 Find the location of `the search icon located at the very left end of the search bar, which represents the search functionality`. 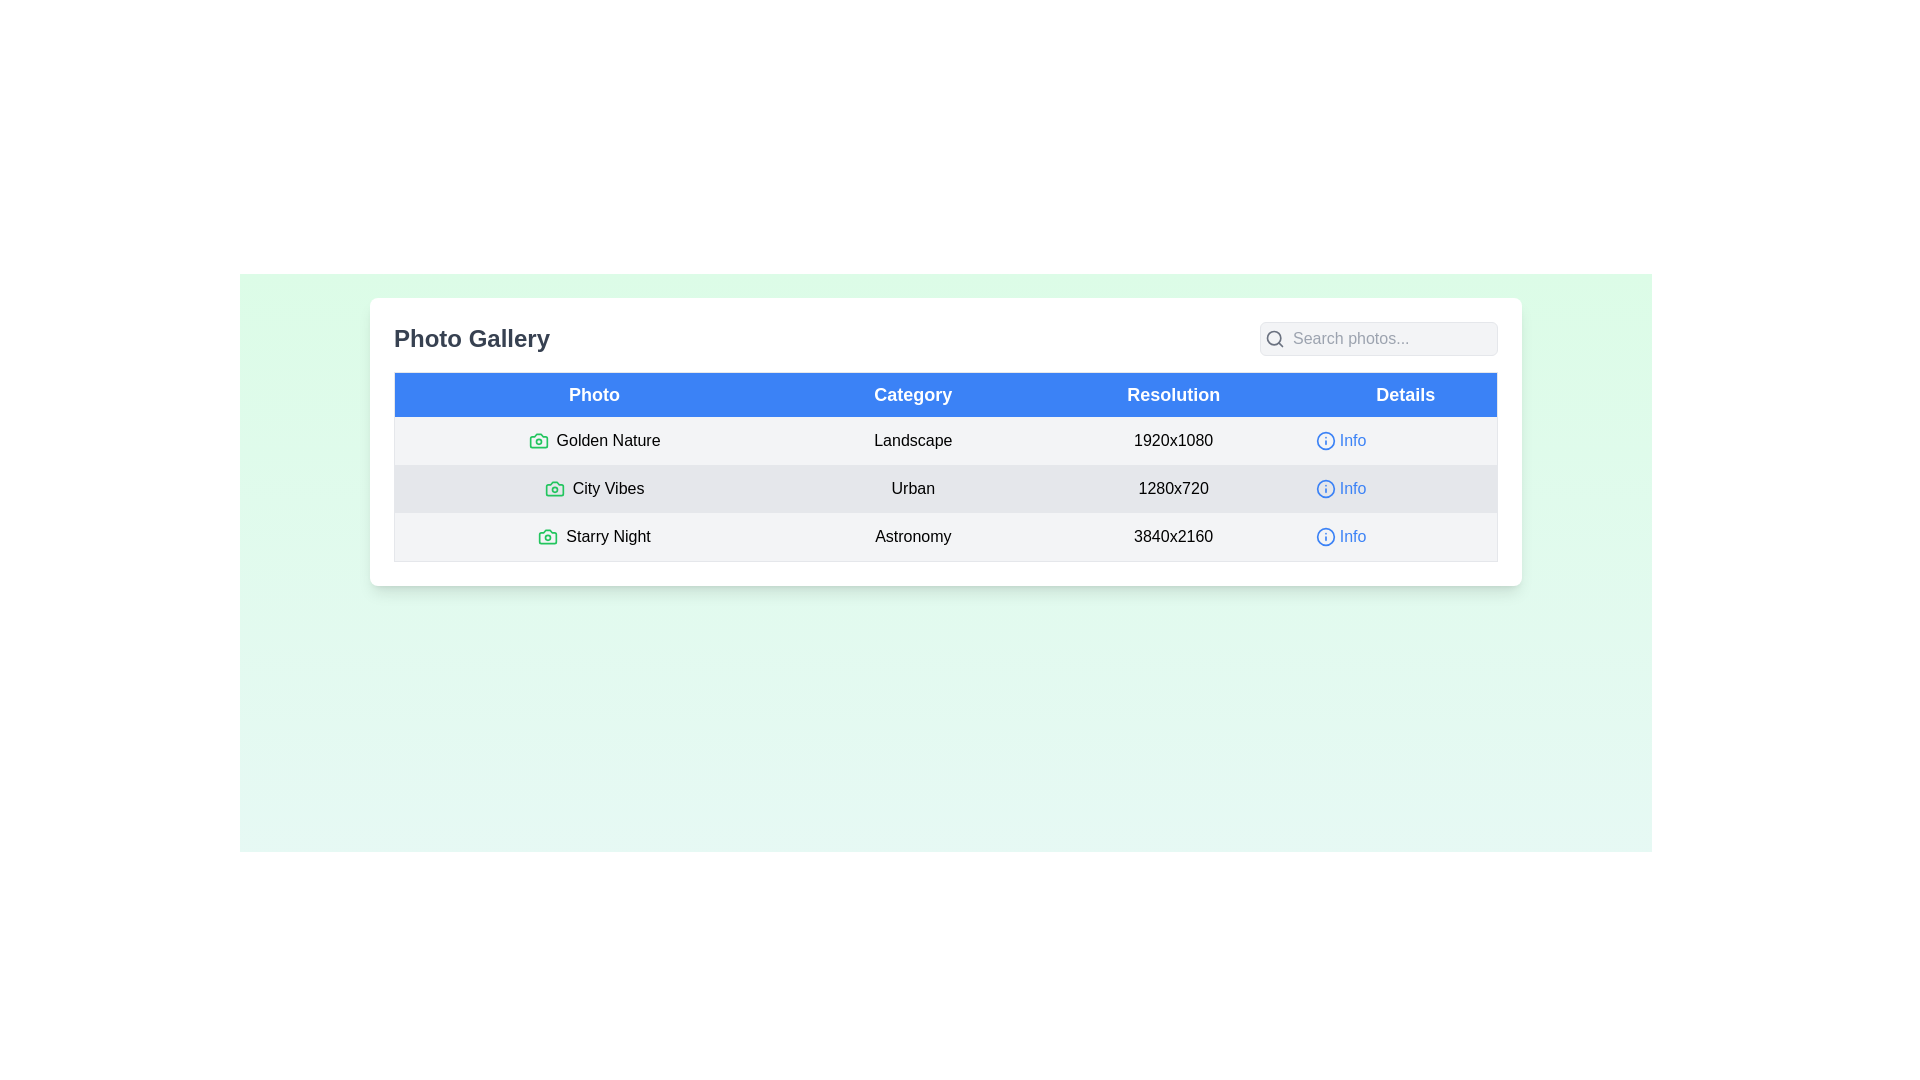

the search icon located at the very left end of the search bar, which represents the search functionality is located at coordinates (1274, 338).